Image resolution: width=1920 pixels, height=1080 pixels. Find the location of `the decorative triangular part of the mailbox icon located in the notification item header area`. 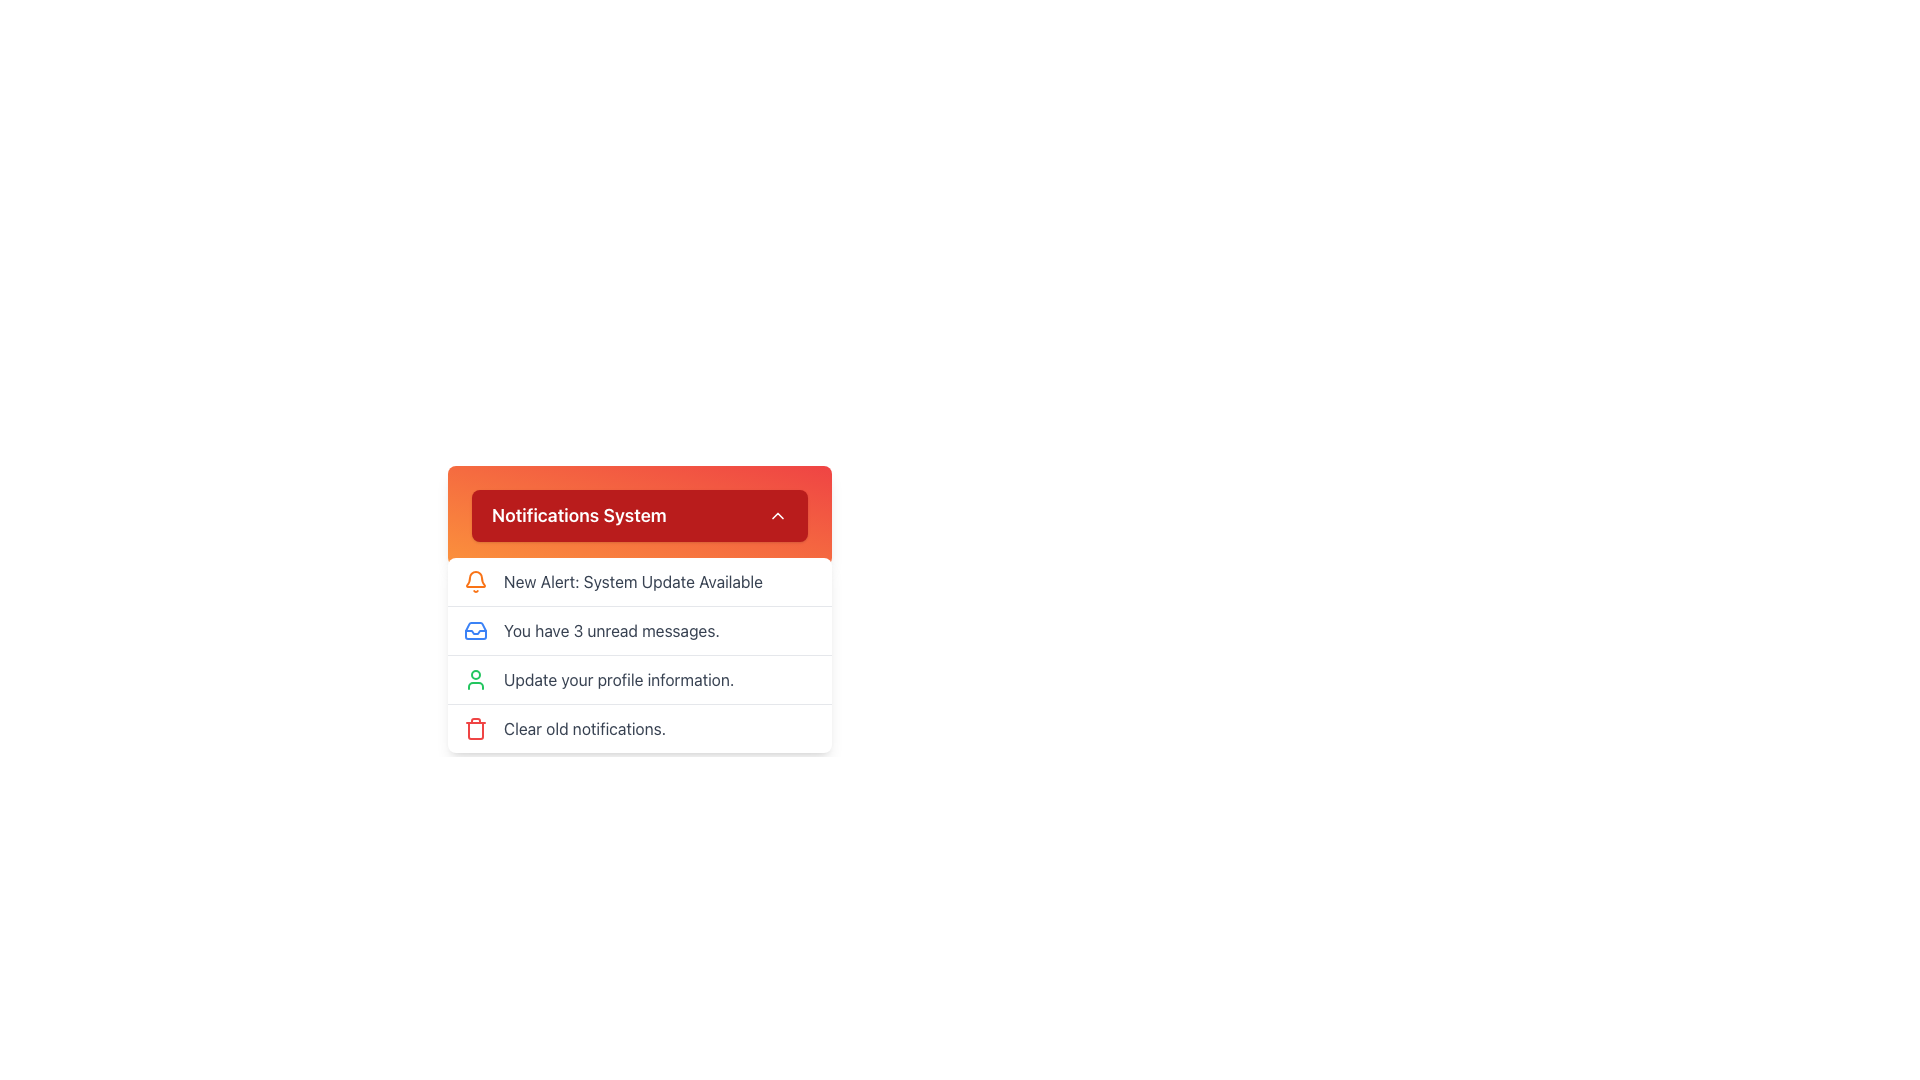

the decorative triangular part of the mailbox icon located in the notification item header area is located at coordinates (474, 632).